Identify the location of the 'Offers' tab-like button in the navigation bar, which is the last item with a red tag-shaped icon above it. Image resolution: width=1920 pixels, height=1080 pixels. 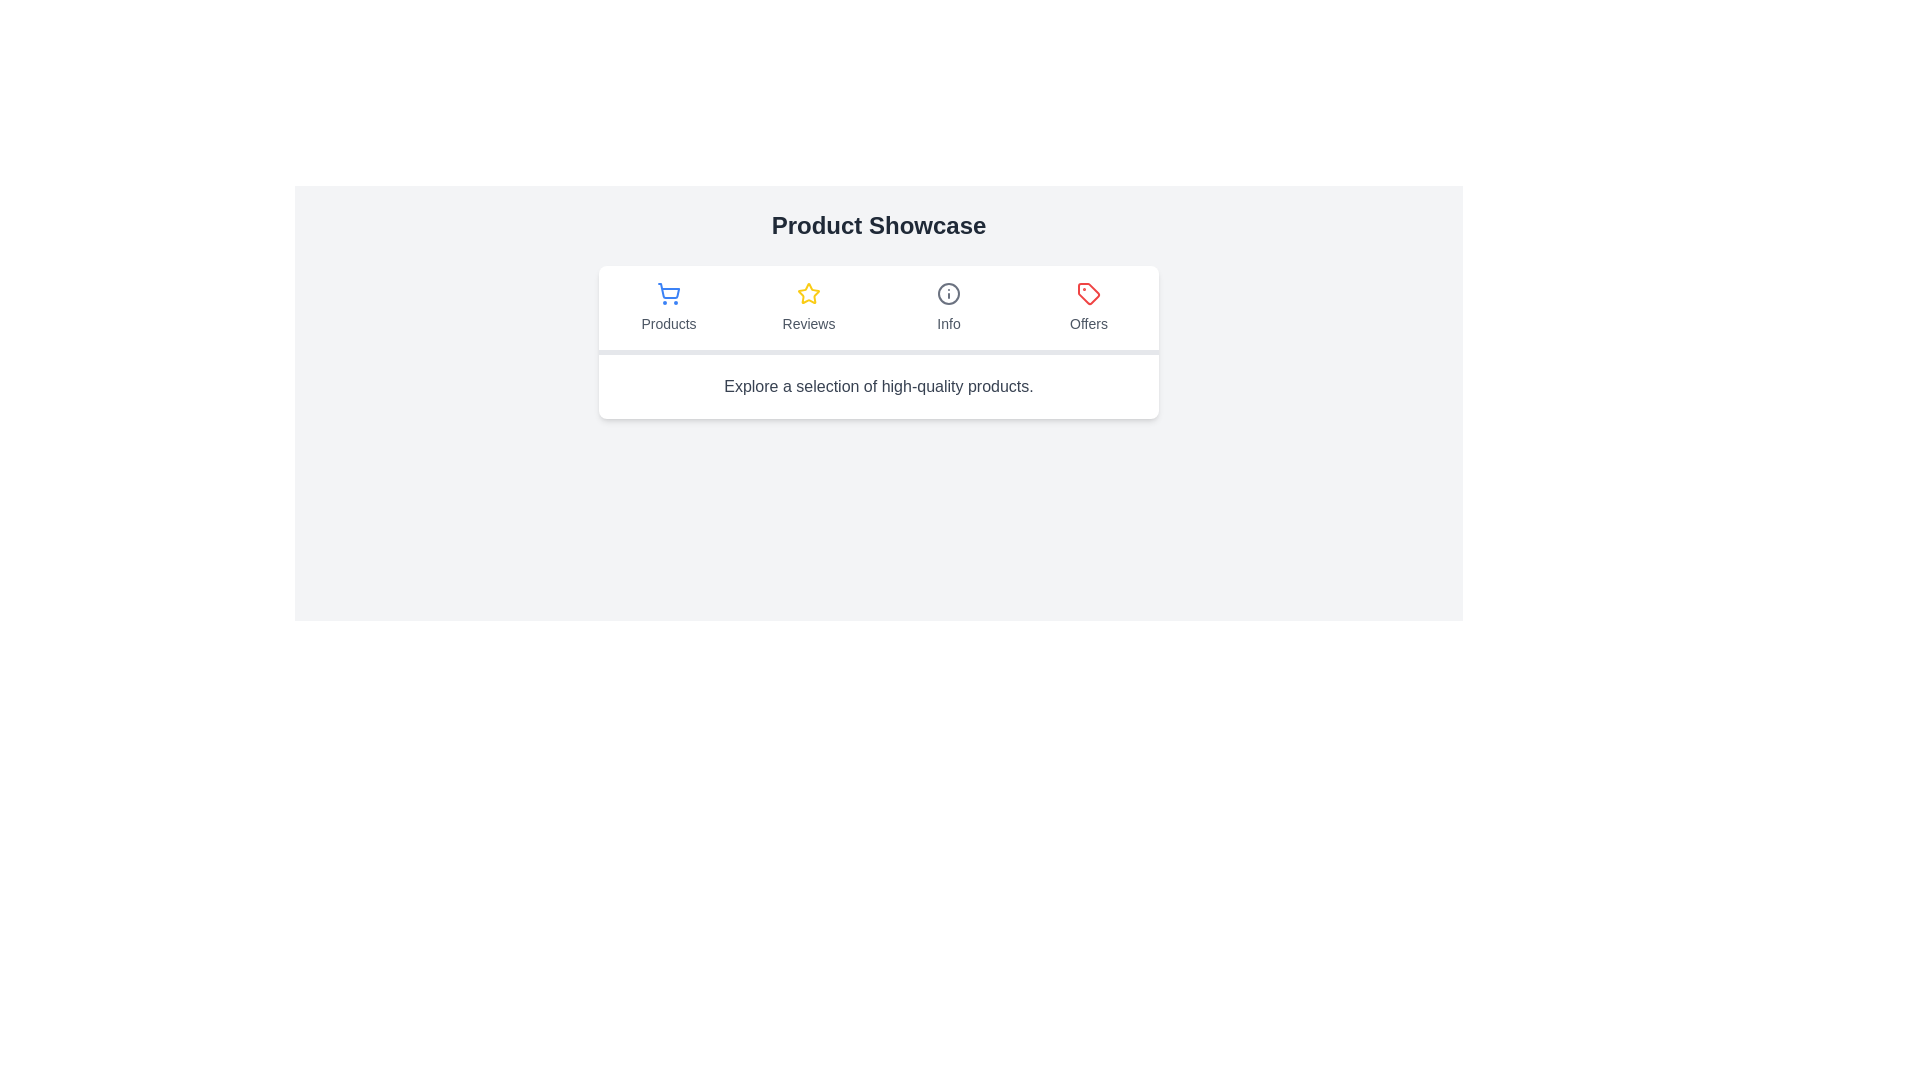
(1088, 309).